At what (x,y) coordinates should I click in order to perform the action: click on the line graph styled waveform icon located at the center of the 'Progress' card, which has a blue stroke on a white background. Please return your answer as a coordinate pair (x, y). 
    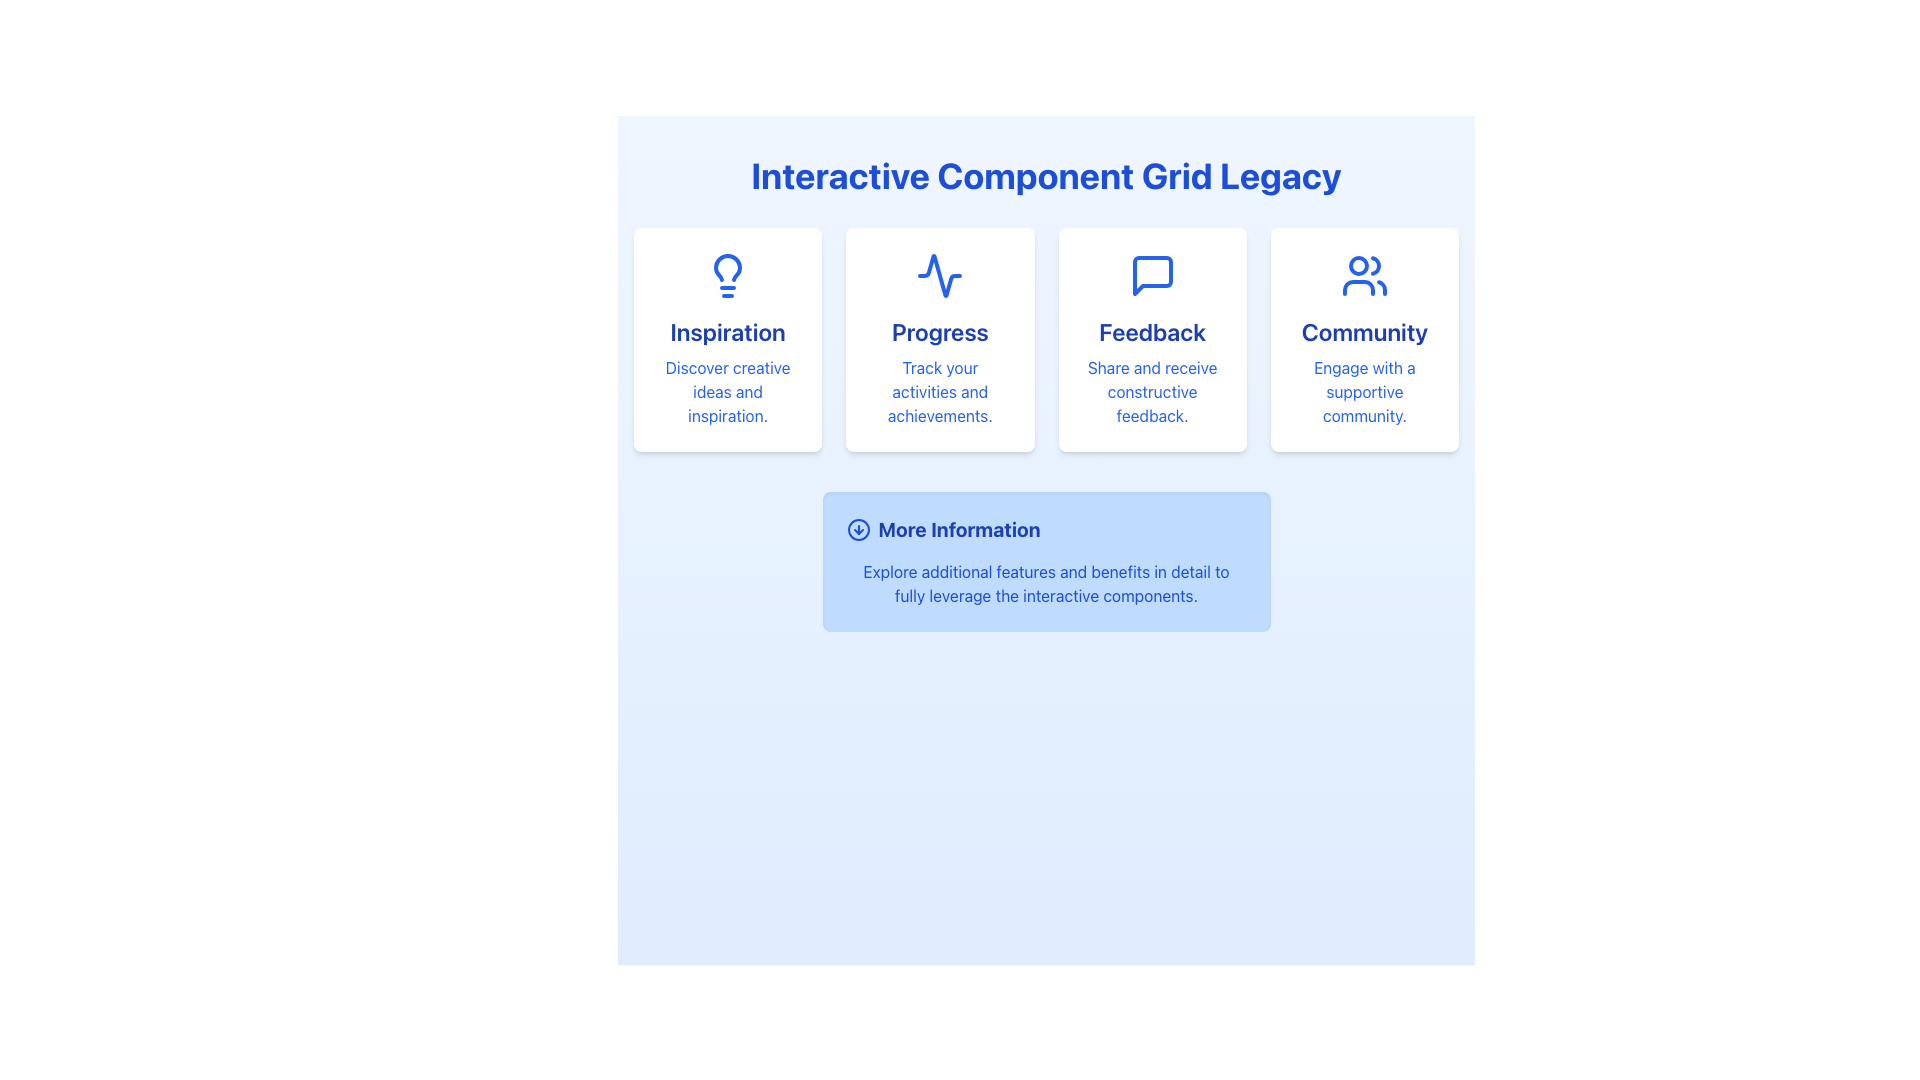
    Looking at the image, I should click on (939, 276).